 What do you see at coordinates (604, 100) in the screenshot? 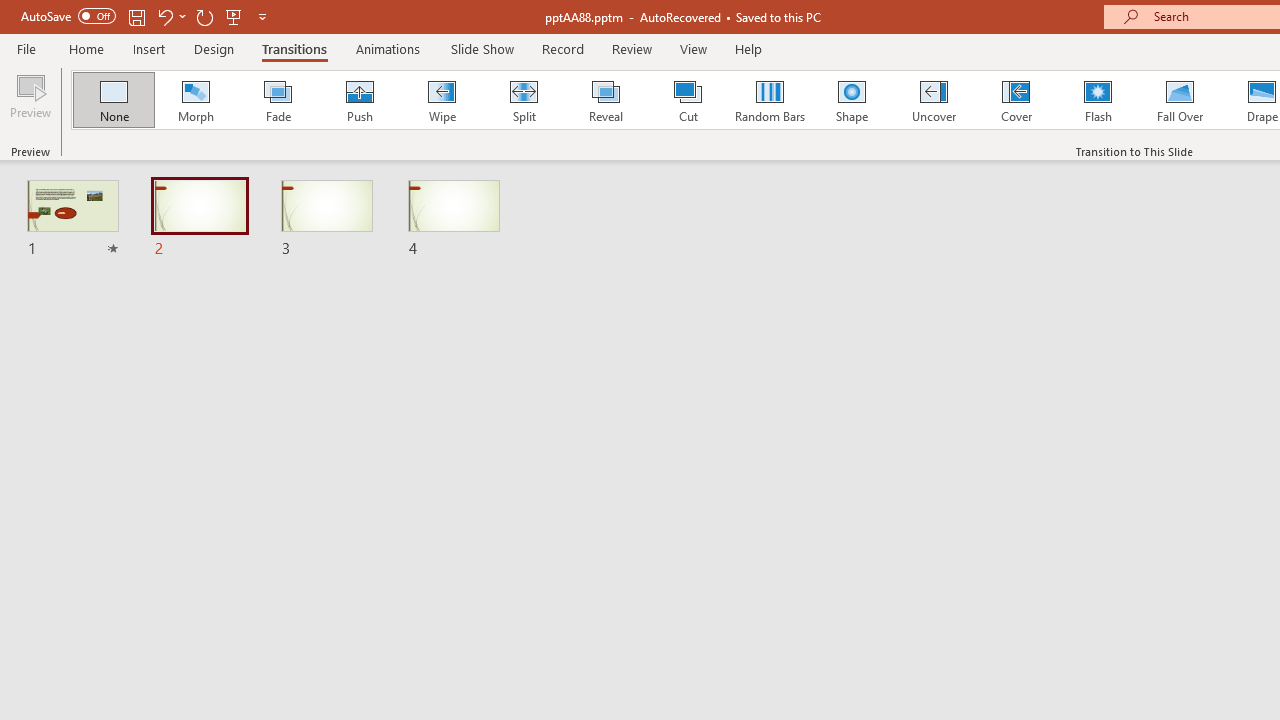
I see `'Reveal'` at bounding box center [604, 100].